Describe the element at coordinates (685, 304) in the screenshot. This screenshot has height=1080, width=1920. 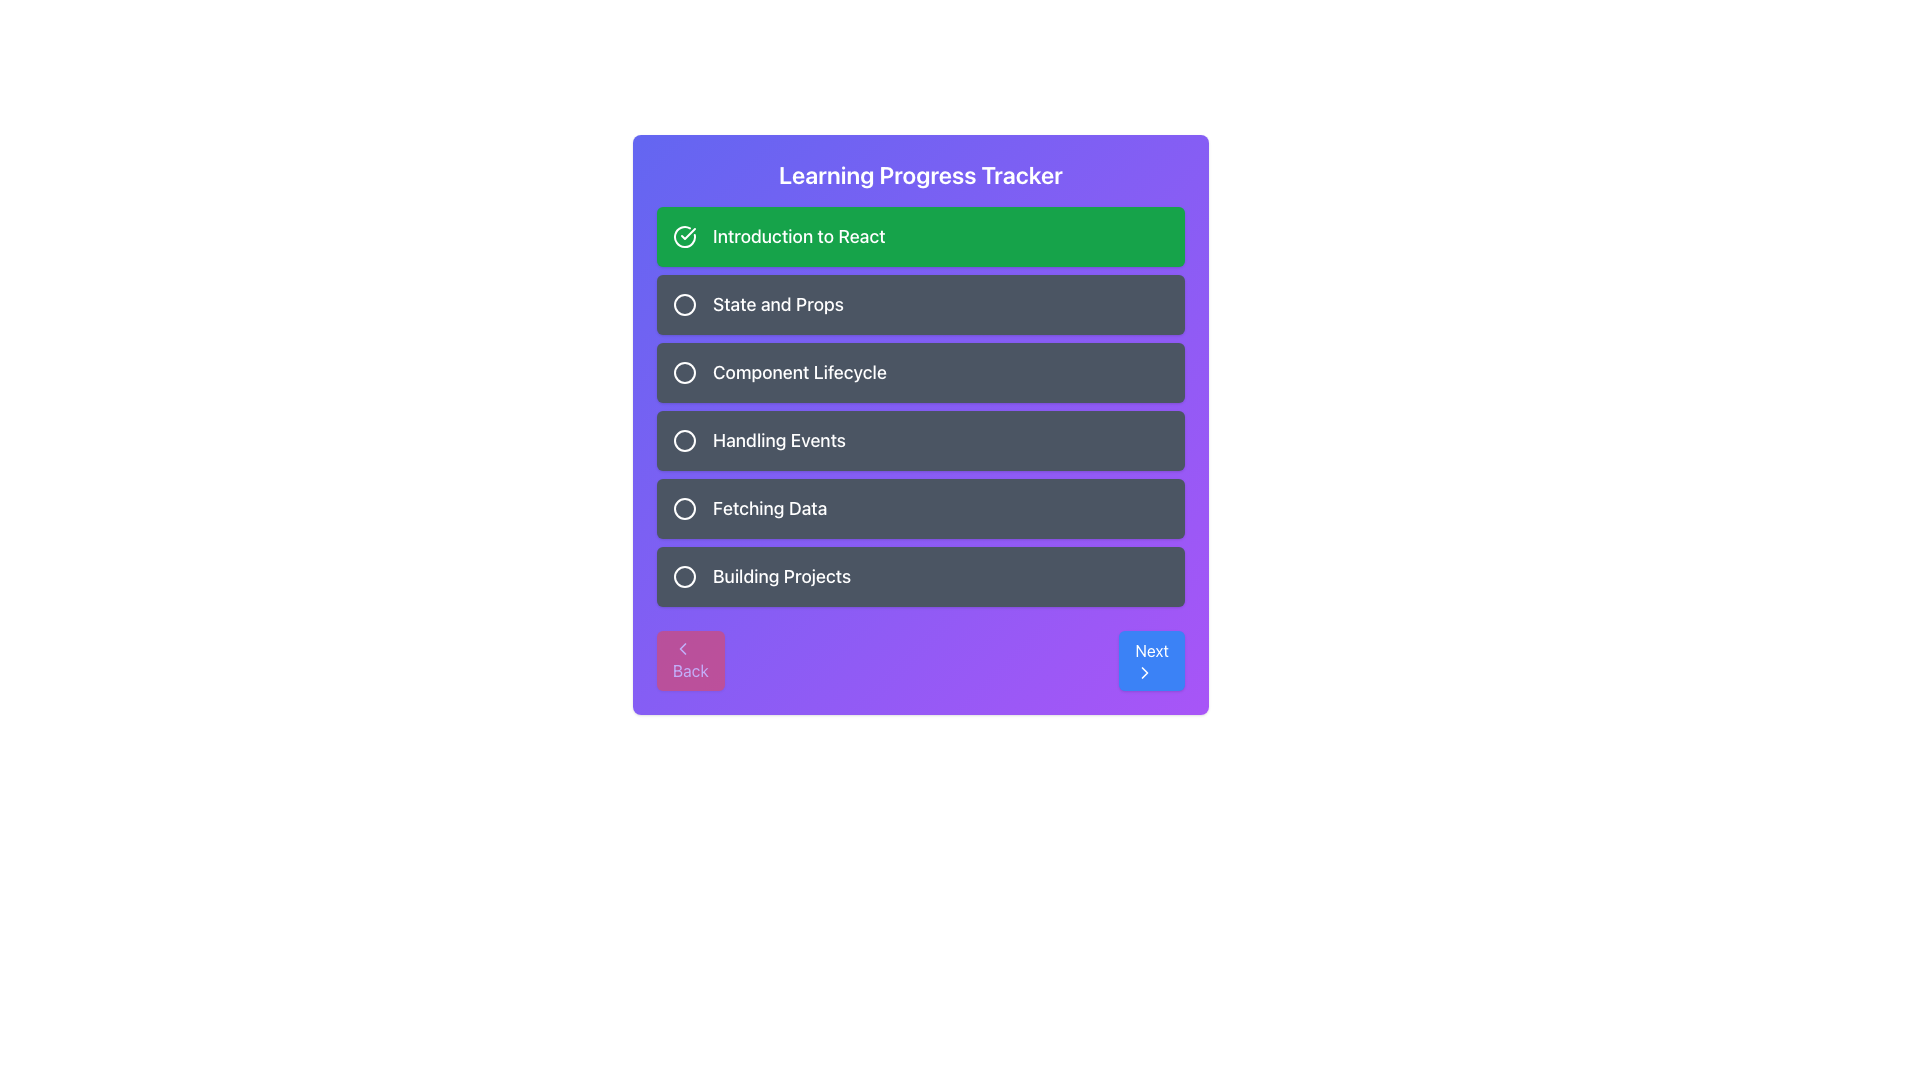
I see `the SVG circle graphical element indicating selection or progress for the second list item labeled 'State and Props' in the learning progress tracker` at that location.